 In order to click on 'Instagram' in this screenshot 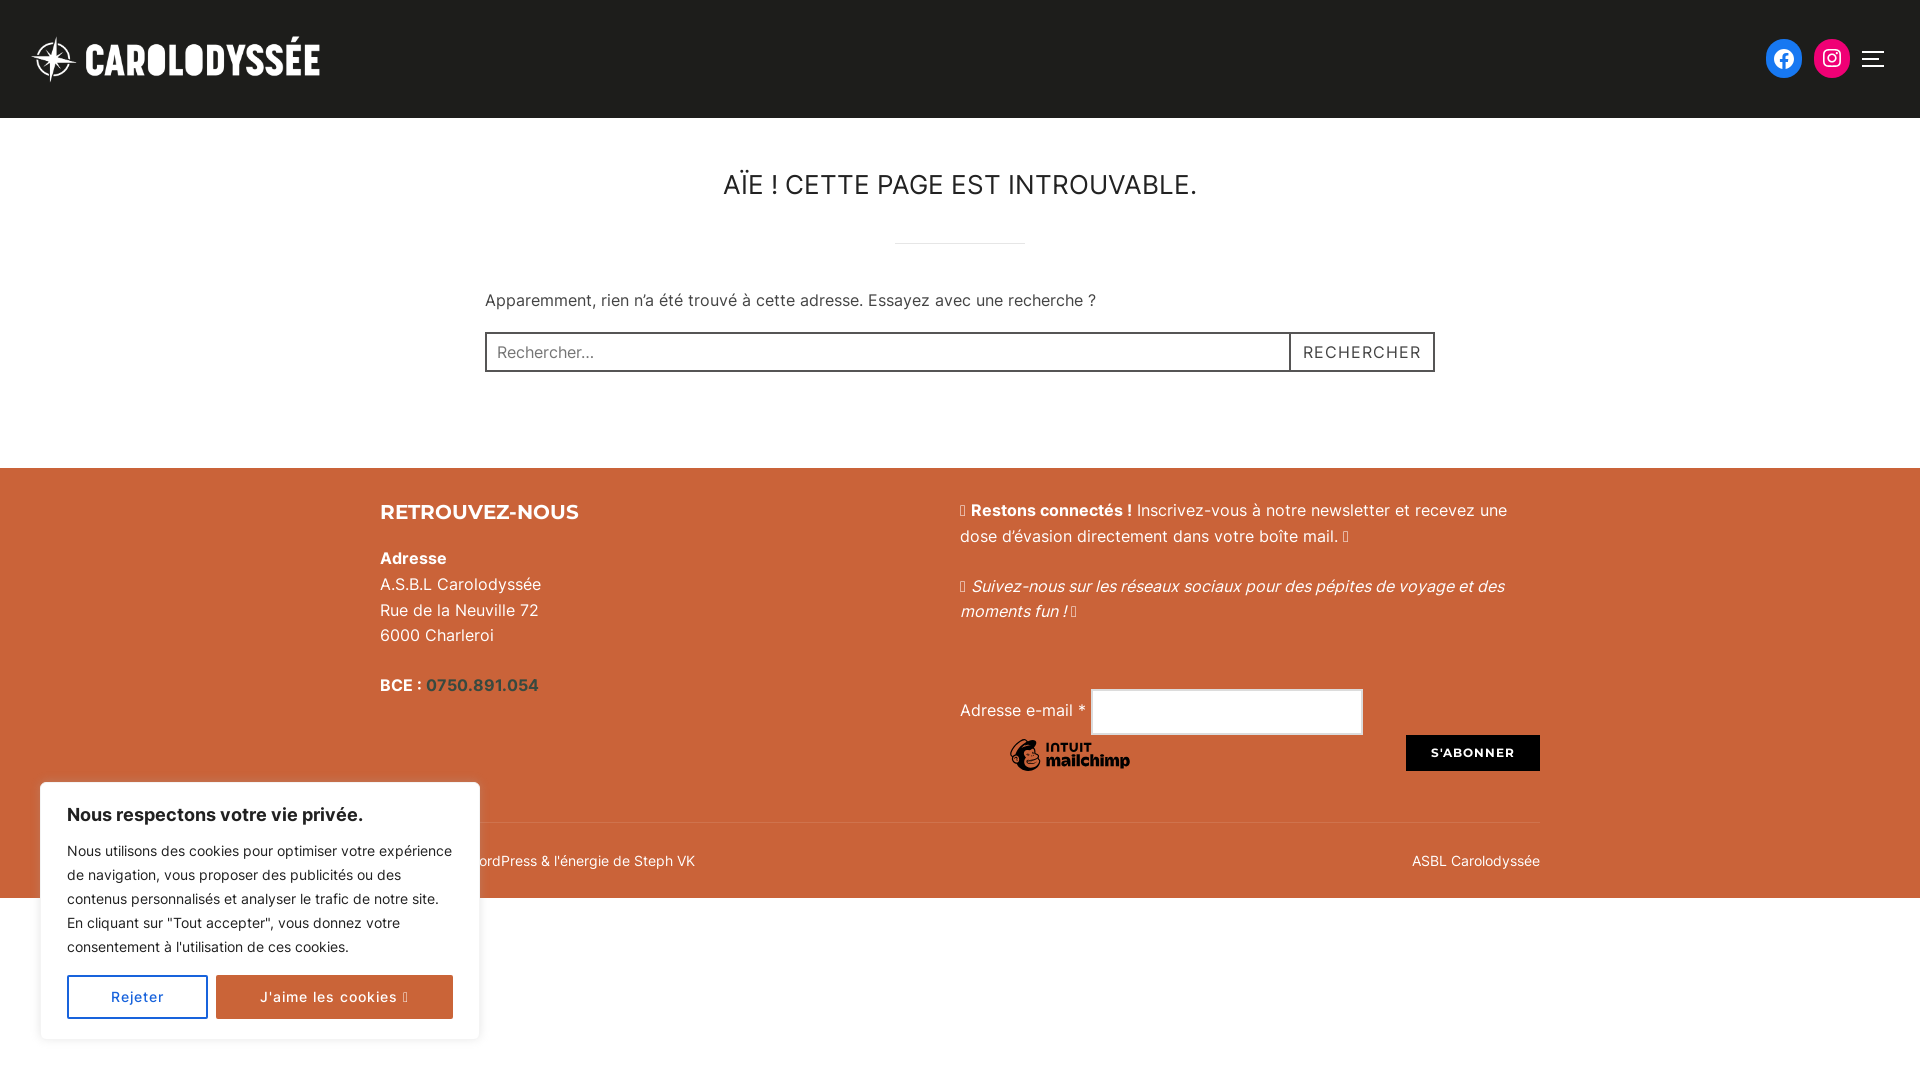, I will do `click(1832, 56)`.